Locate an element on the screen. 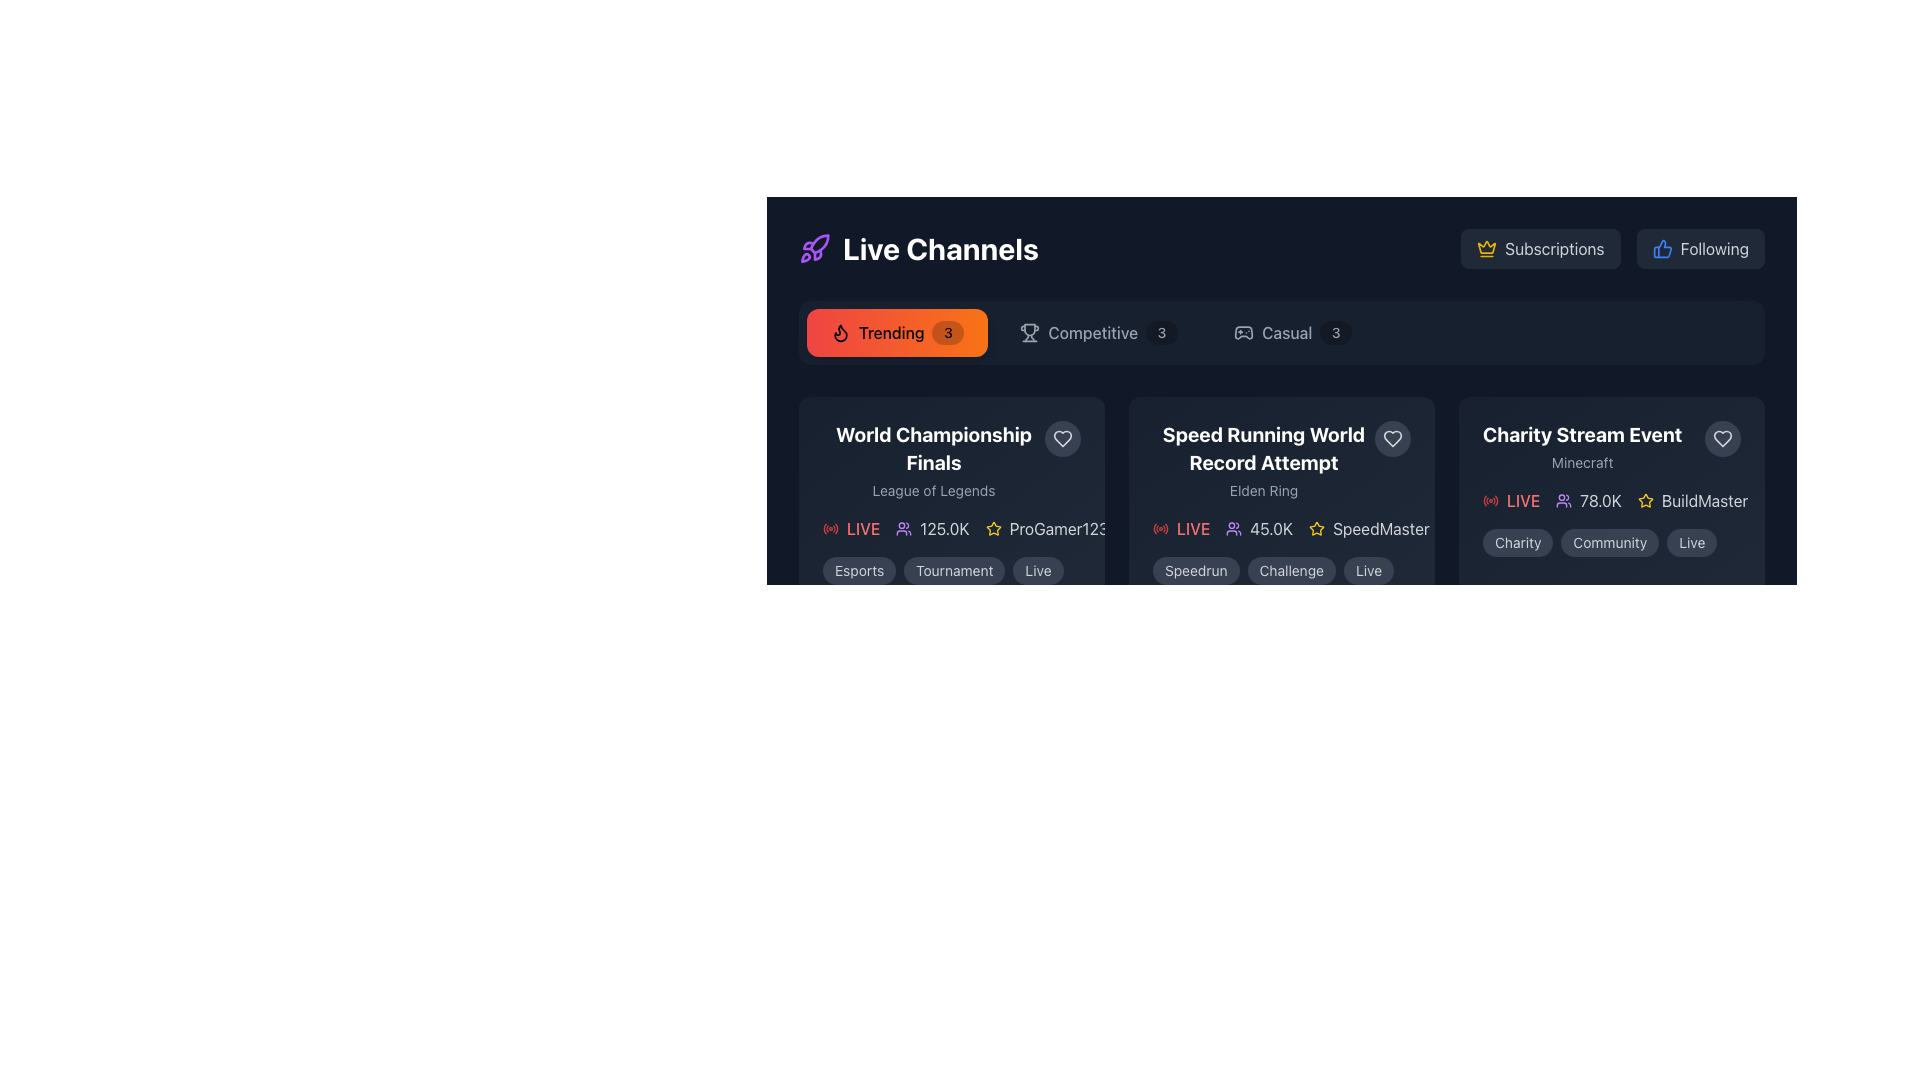  the 'Trending' label, which is displayed in bold, capitalized black font on an orange gradient background is located at coordinates (890, 331).